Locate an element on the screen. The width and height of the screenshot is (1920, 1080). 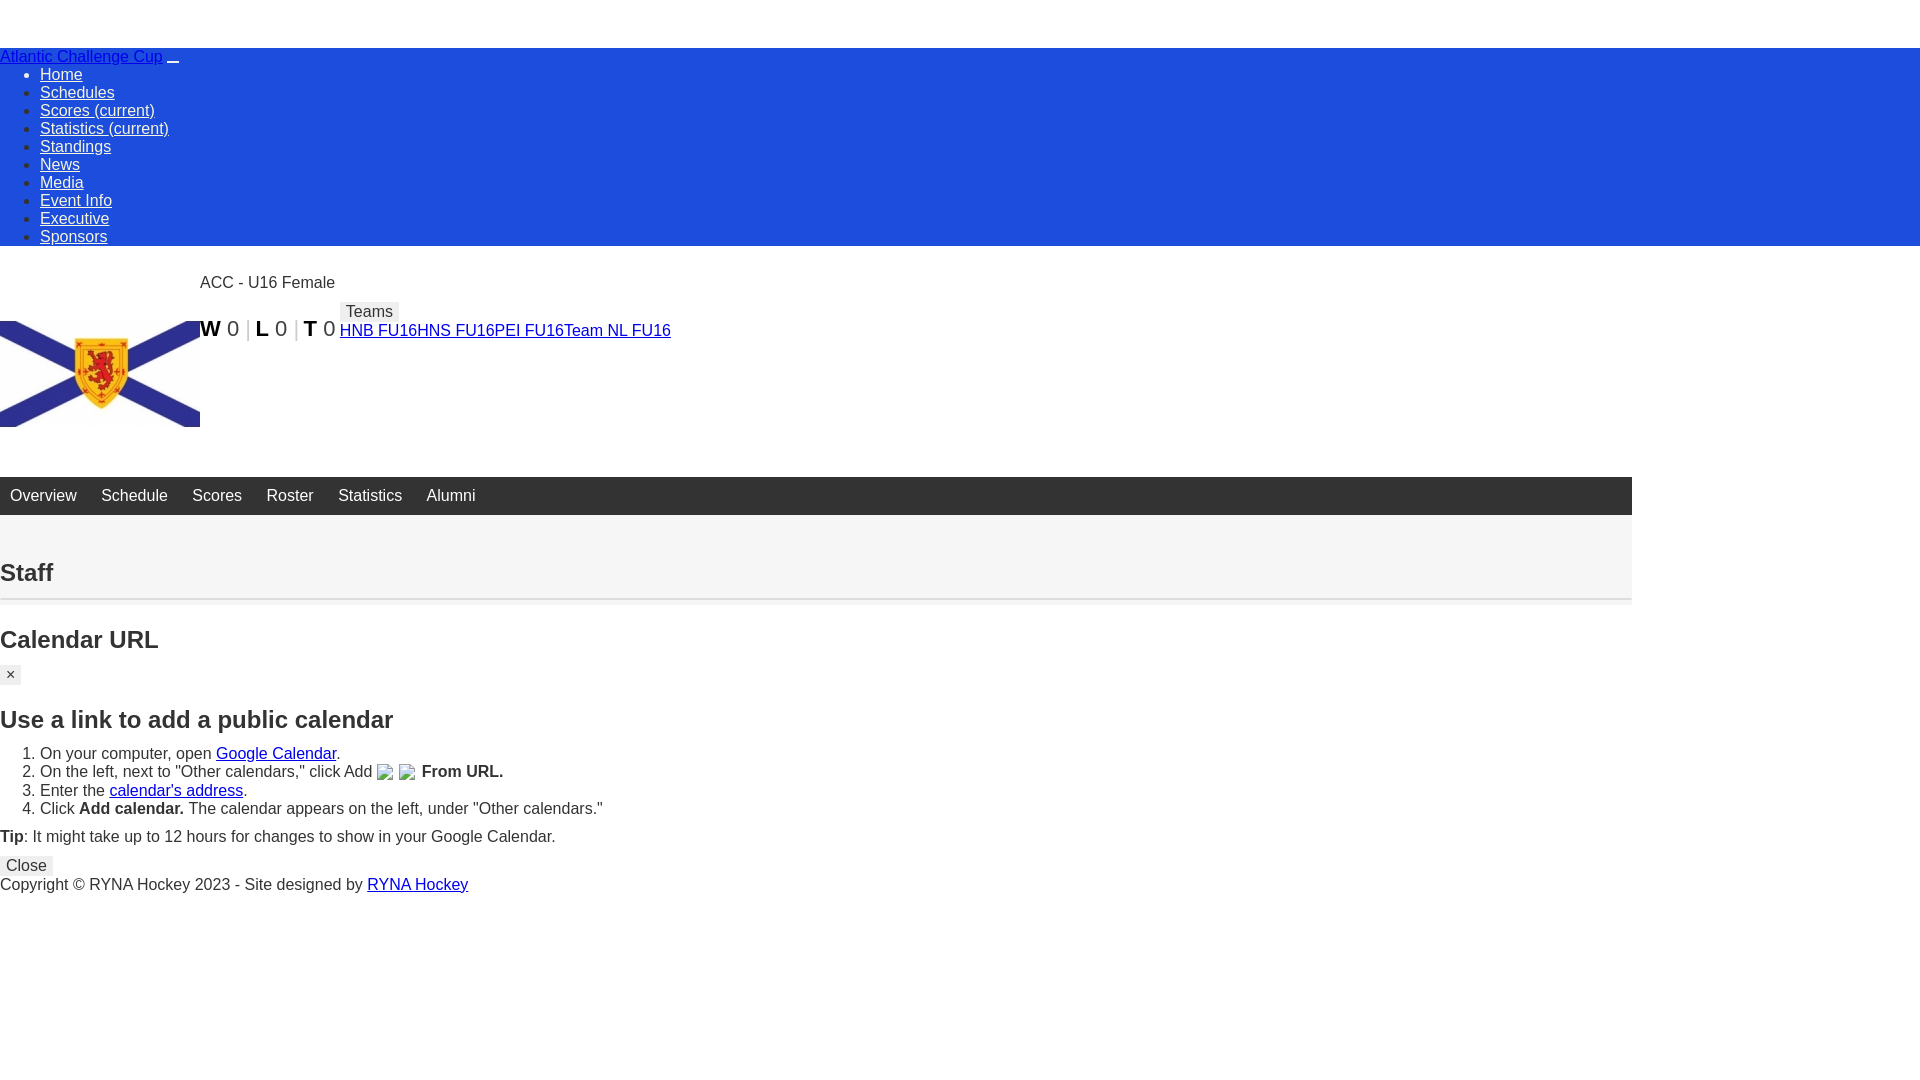
'RYNA Hockey' is located at coordinates (416, 883).